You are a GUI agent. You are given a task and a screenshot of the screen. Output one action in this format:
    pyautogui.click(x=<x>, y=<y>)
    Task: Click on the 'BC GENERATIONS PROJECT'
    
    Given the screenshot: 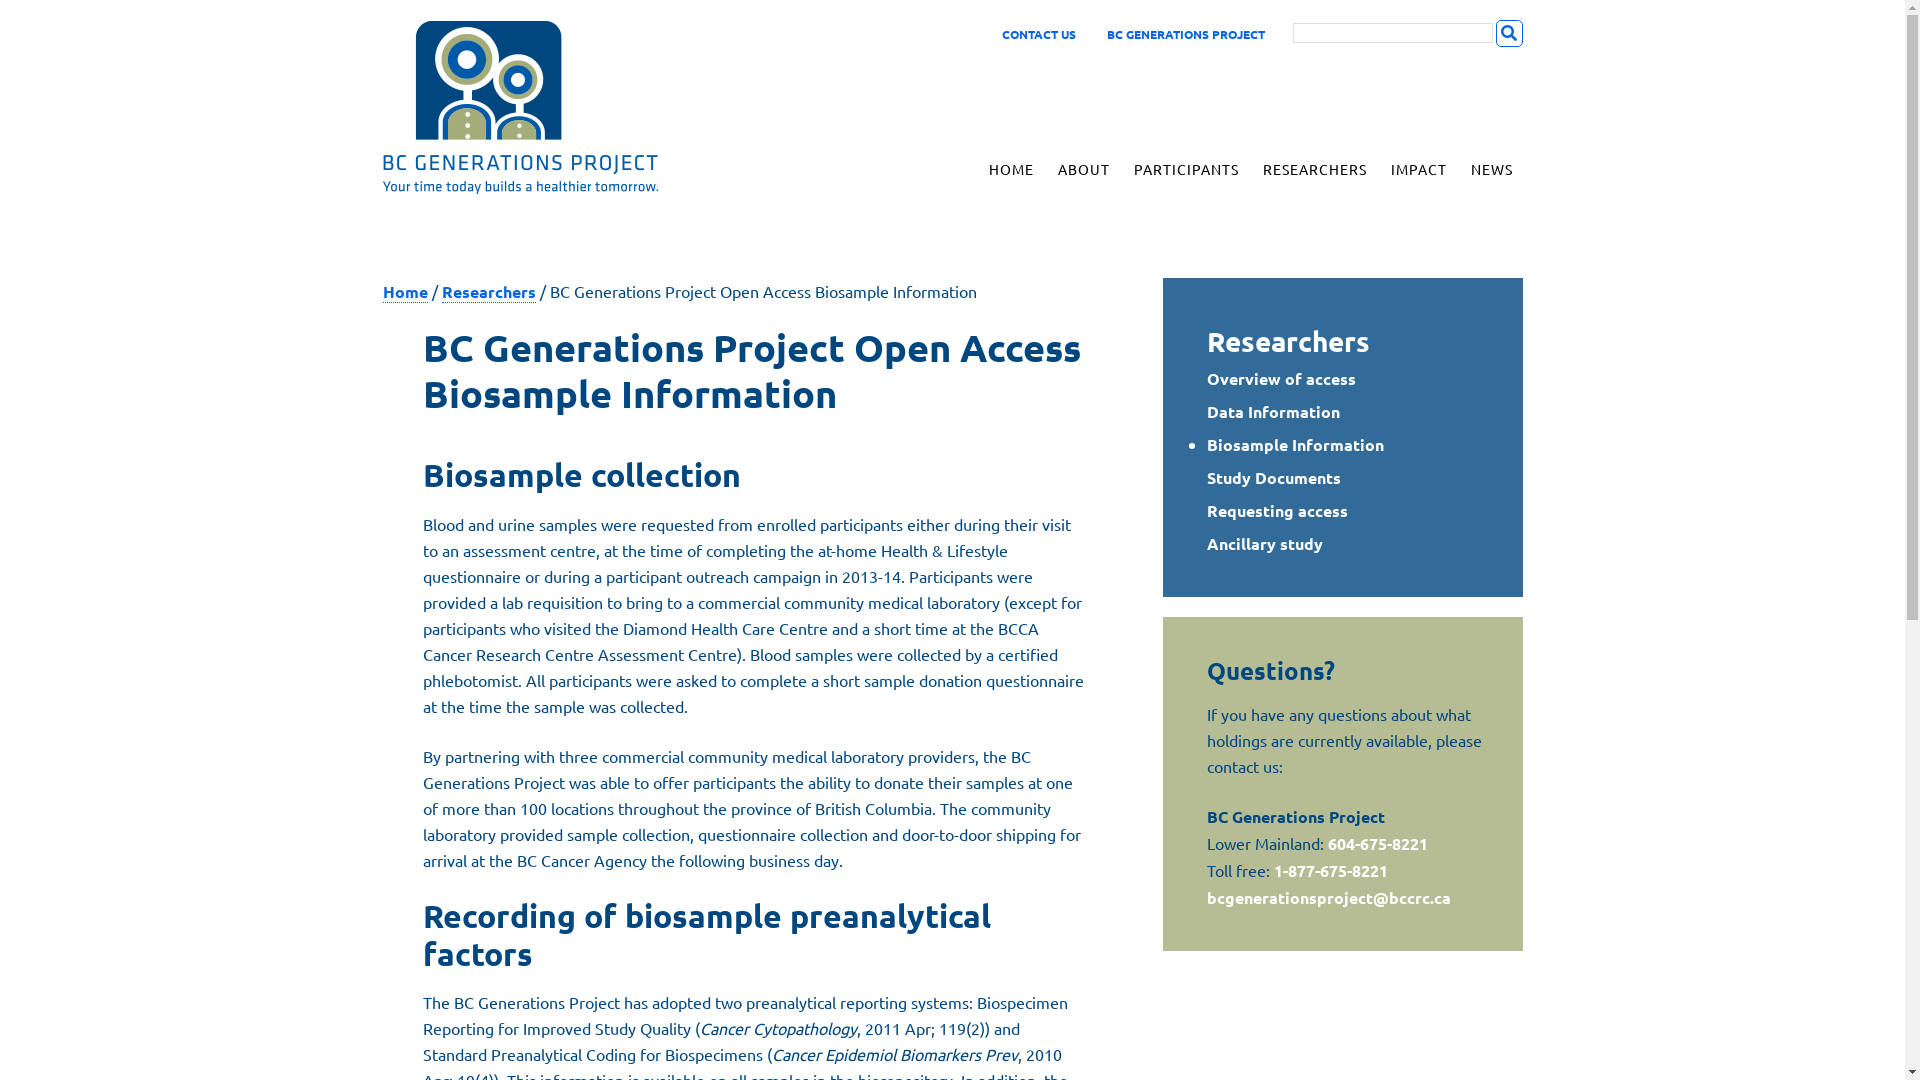 What is the action you would take?
    pyautogui.click(x=1184, y=34)
    